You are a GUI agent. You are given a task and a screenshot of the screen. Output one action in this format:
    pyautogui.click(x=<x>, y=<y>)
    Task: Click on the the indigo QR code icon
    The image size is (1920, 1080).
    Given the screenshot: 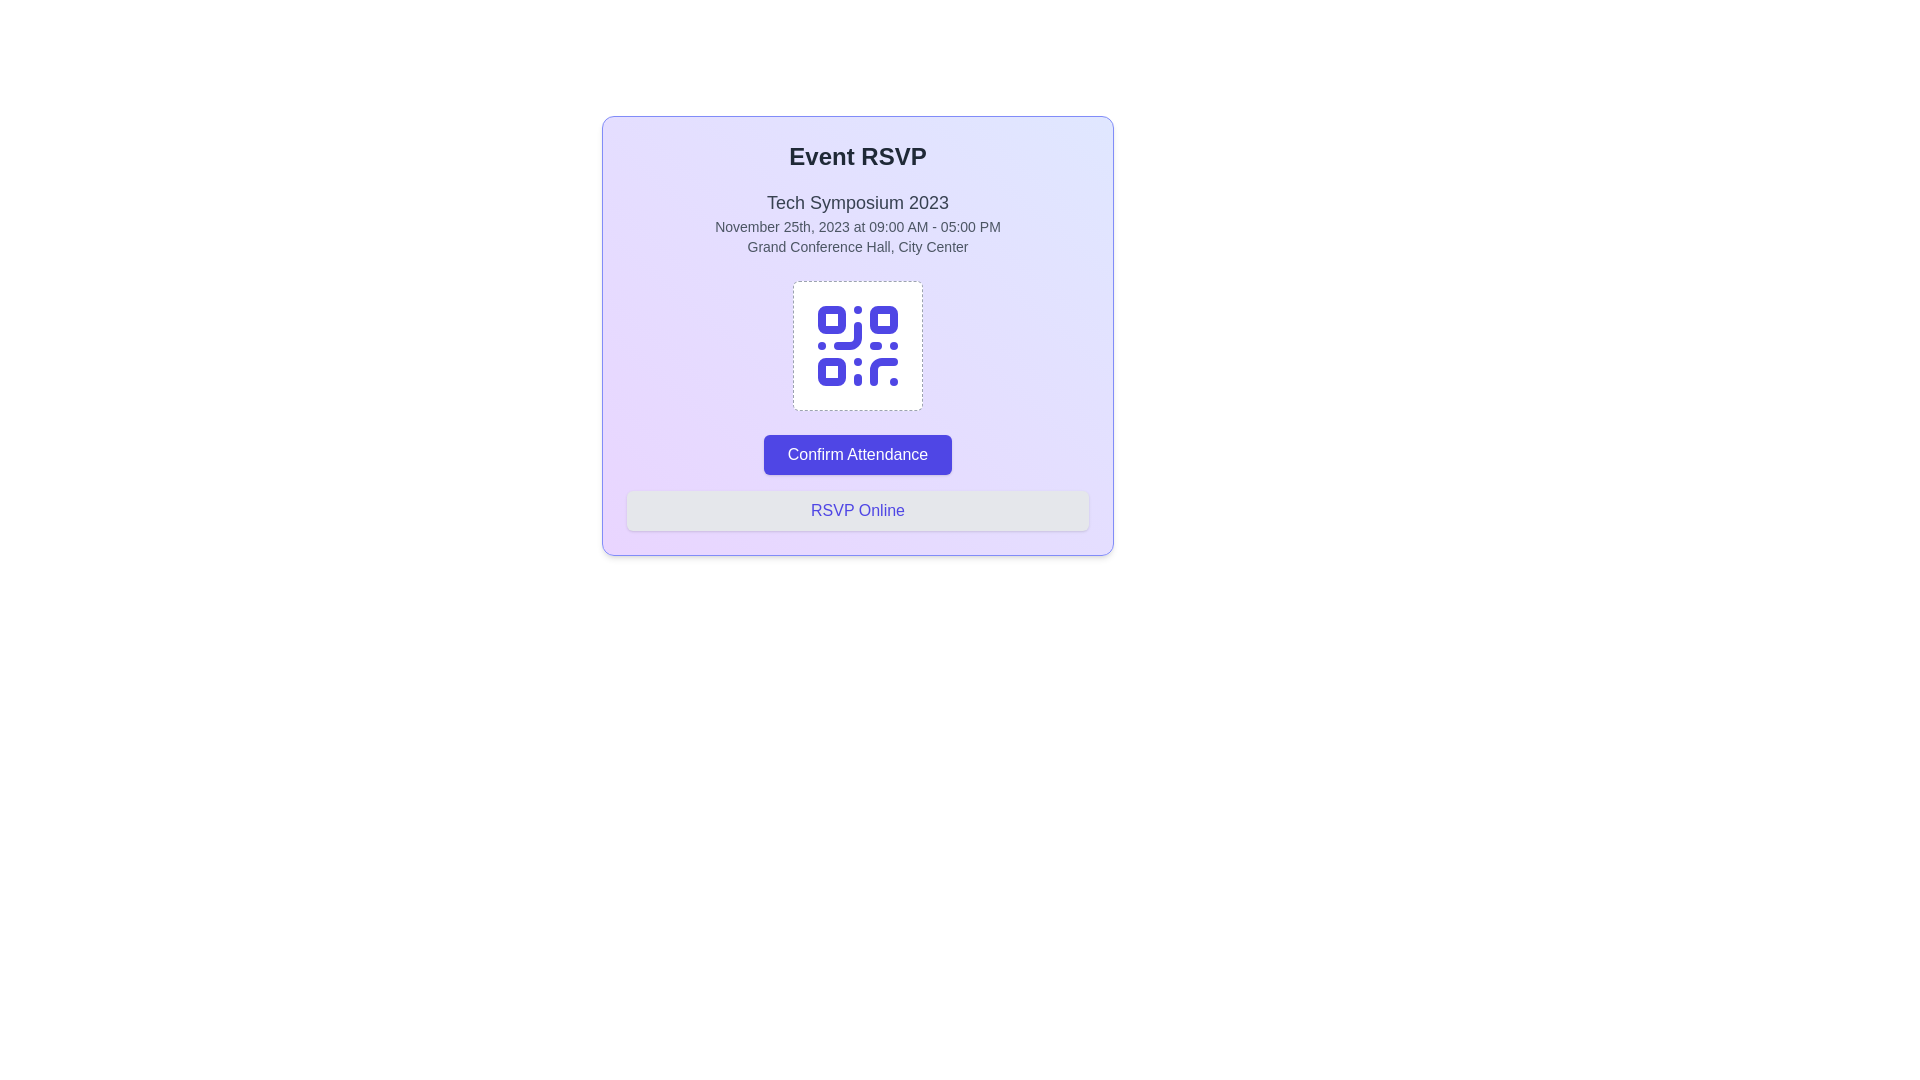 What is the action you would take?
    pyautogui.click(x=858, y=345)
    